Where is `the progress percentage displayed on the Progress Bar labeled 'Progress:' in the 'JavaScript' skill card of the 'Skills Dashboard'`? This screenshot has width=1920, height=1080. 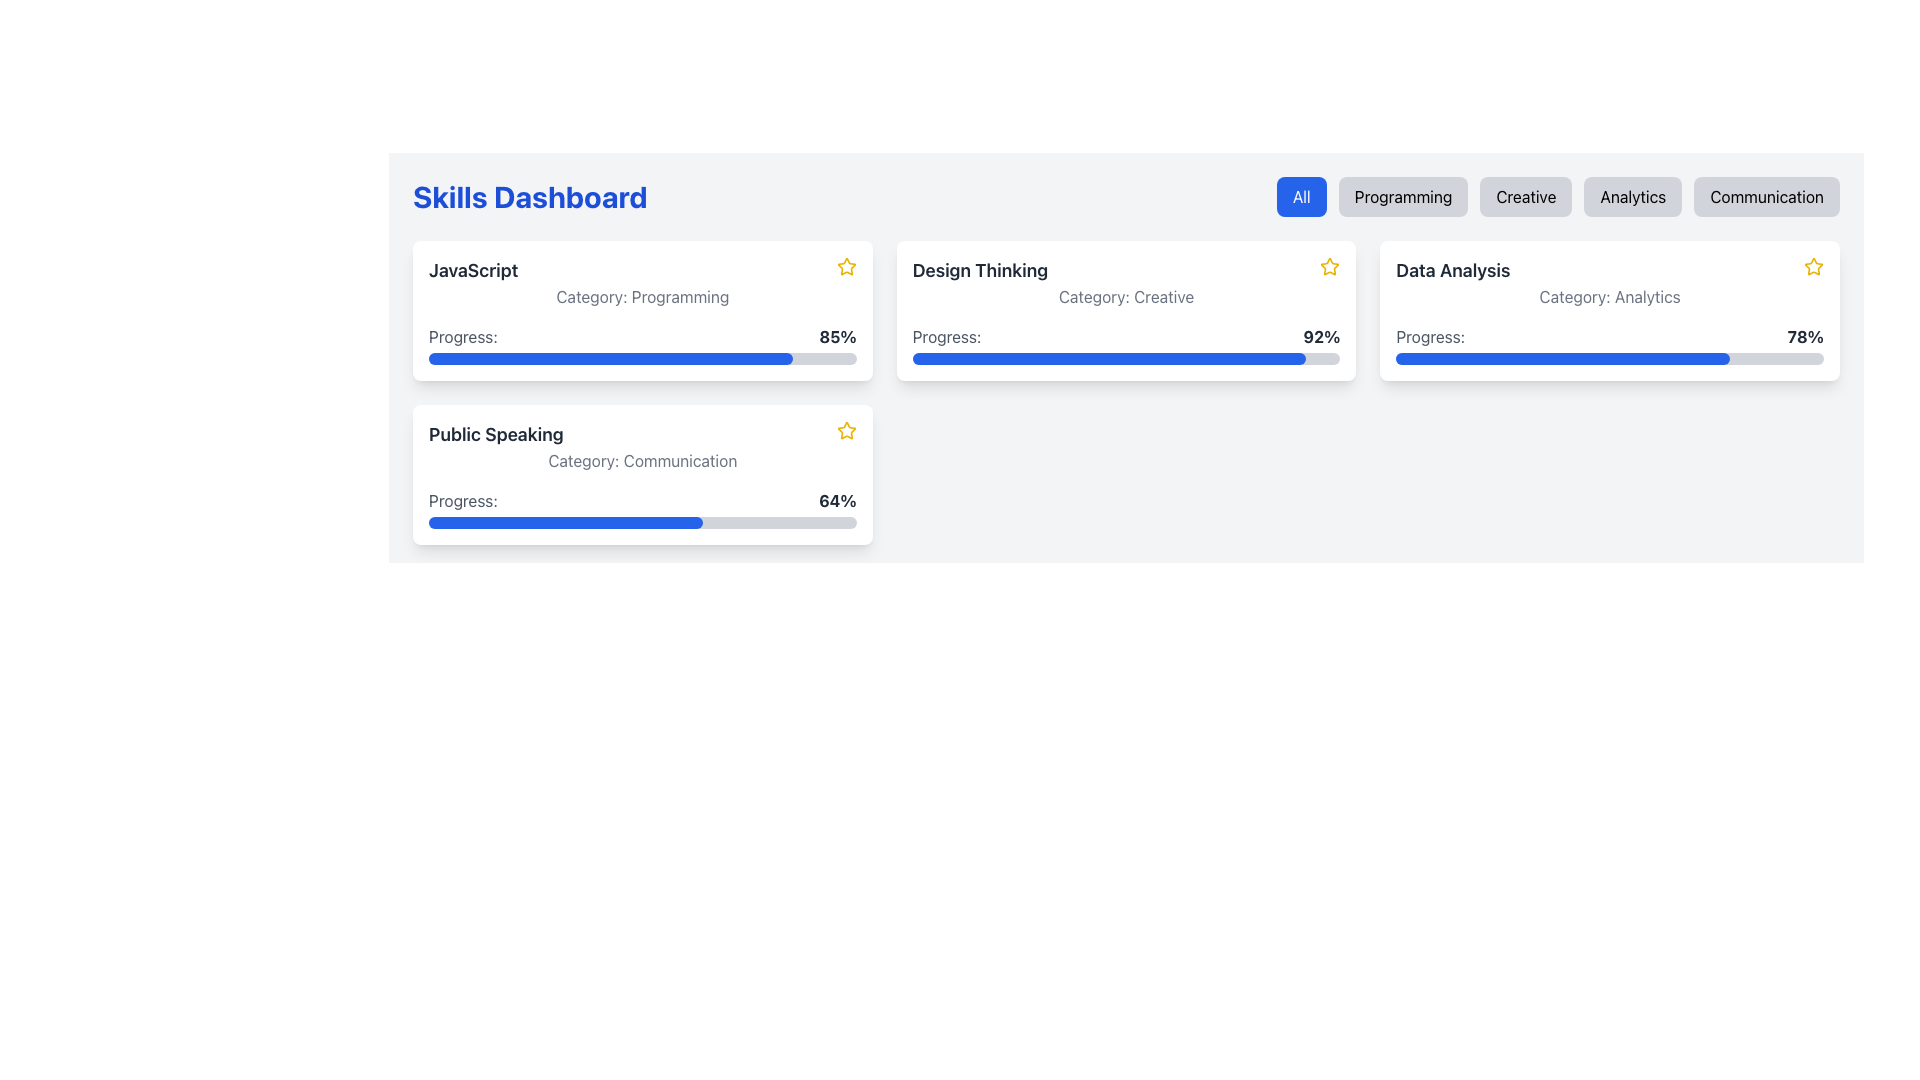
the progress percentage displayed on the Progress Bar labeled 'Progress:' in the 'JavaScript' skill card of the 'Skills Dashboard' is located at coordinates (642, 343).